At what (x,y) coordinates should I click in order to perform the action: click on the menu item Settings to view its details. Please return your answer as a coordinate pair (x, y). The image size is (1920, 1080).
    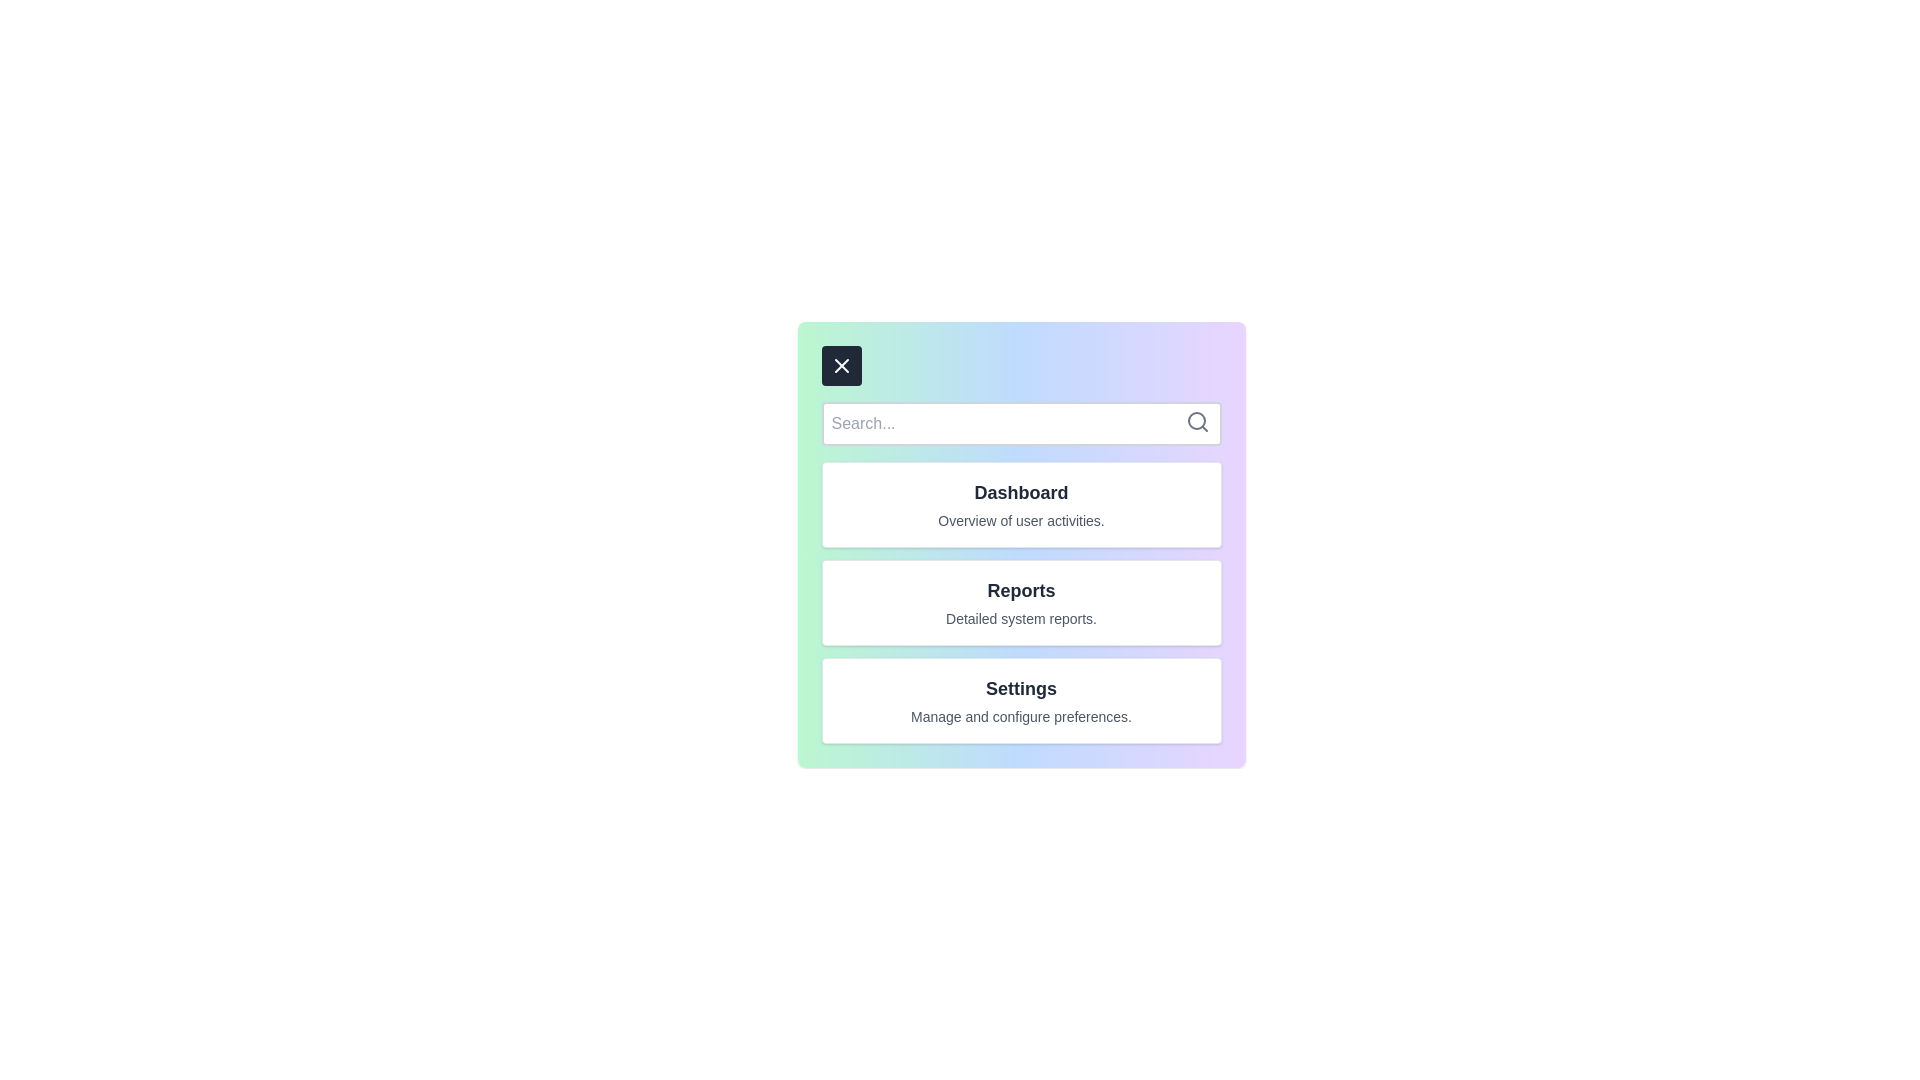
    Looking at the image, I should click on (1021, 700).